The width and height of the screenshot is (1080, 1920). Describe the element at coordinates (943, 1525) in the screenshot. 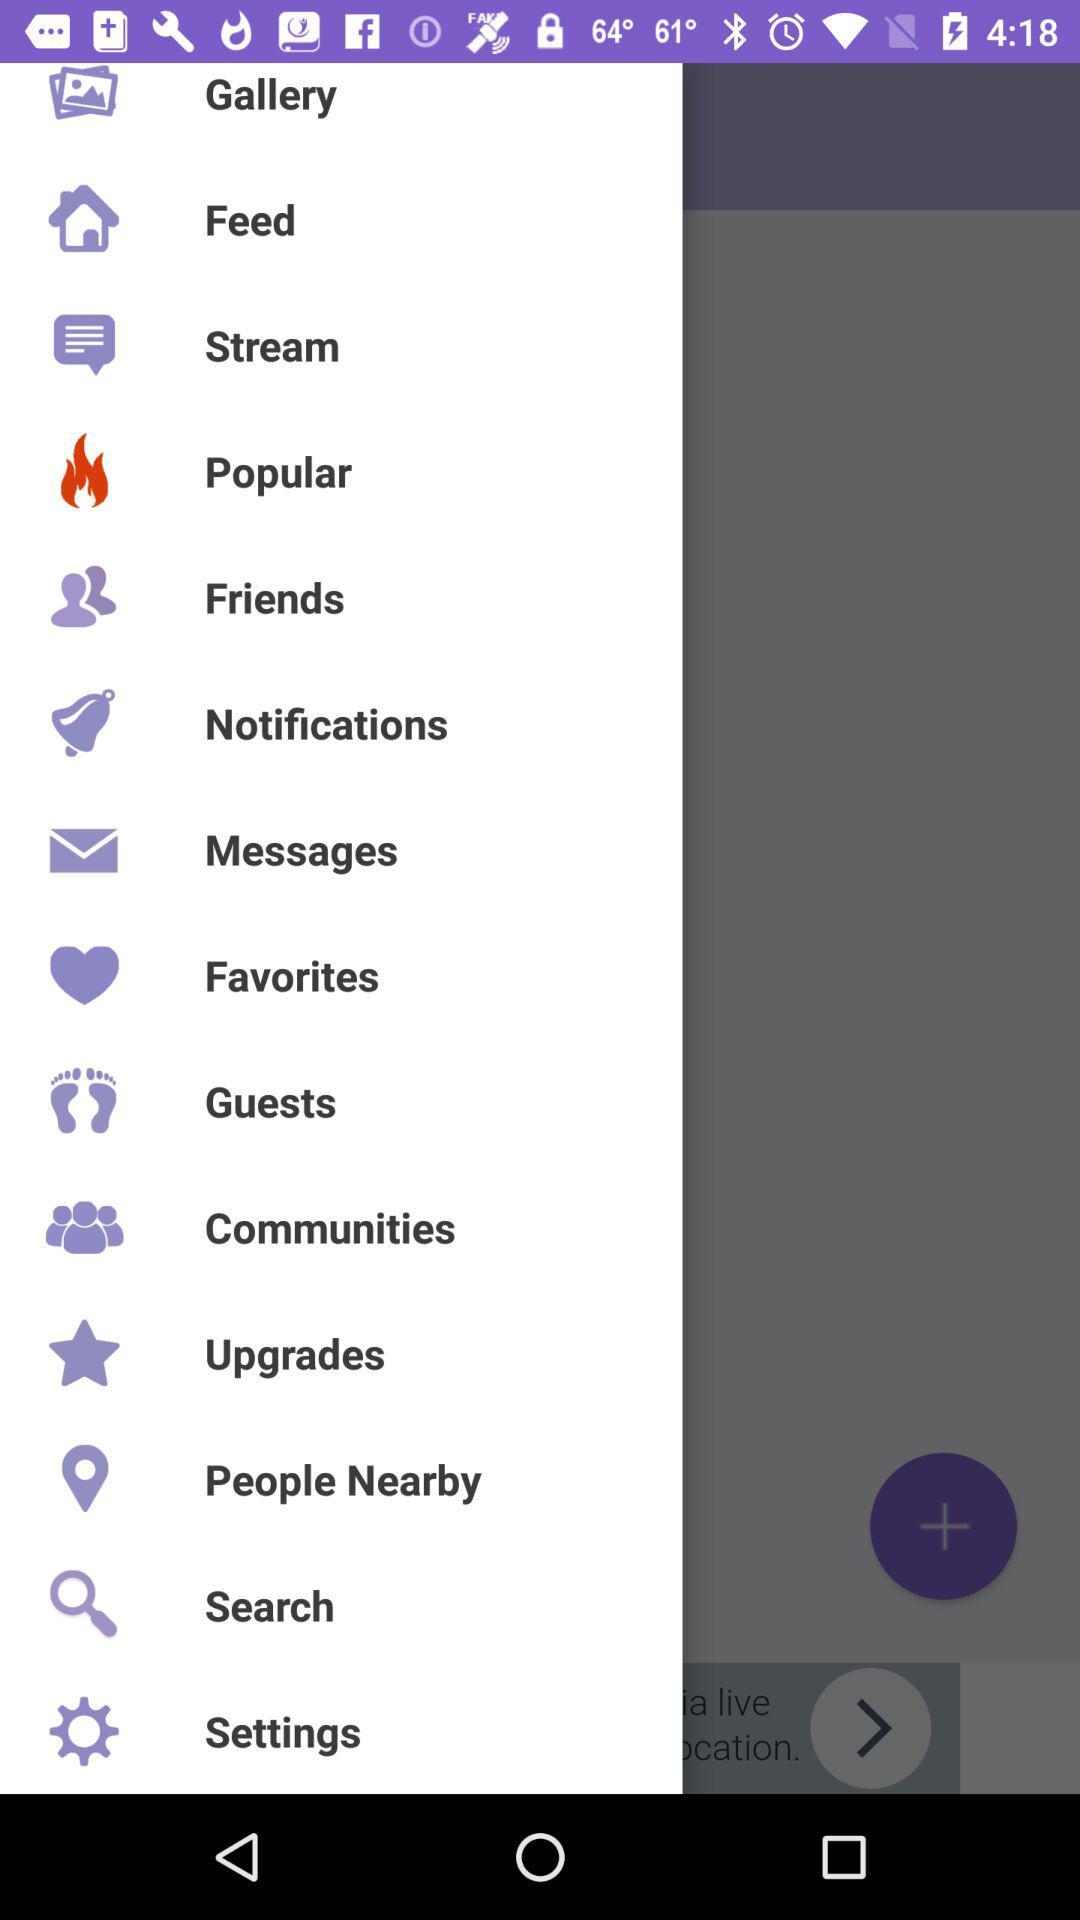

I see `the add icon` at that location.